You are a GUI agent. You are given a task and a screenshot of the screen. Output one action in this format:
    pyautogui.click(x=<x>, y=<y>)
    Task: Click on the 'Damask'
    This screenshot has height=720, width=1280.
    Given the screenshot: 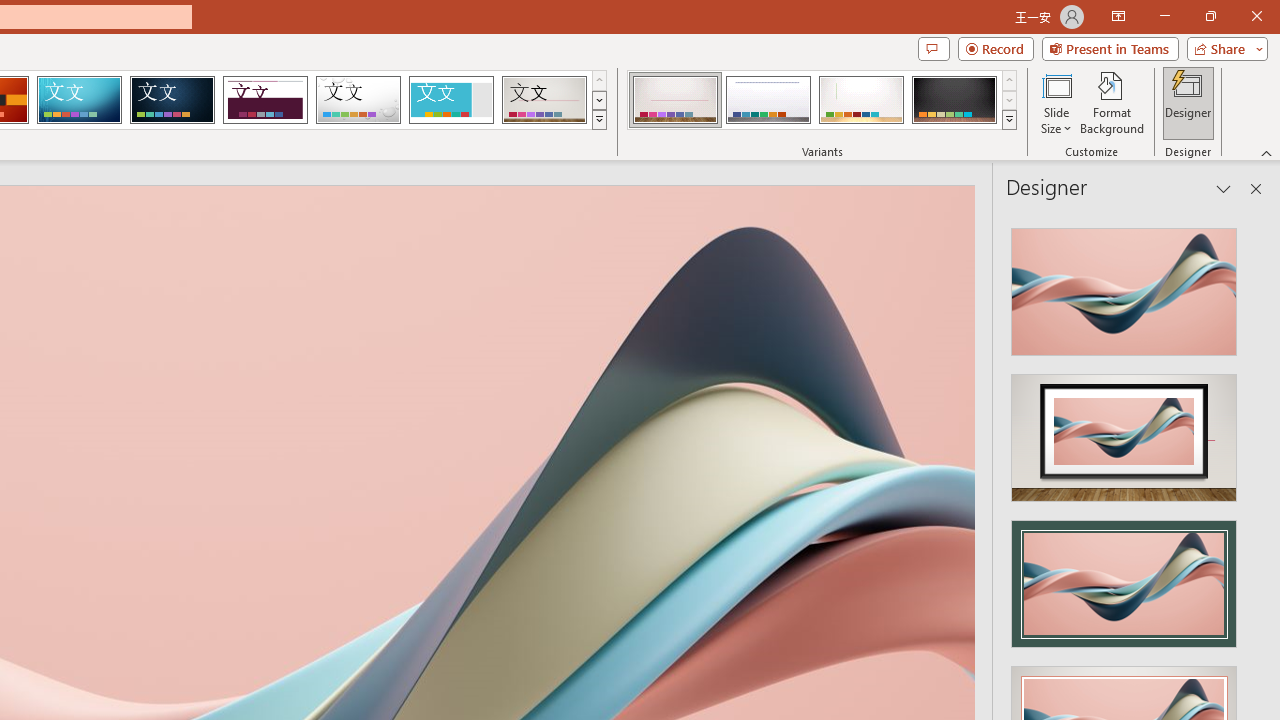 What is the action you would take?
    pyautogui.click(x=172, y=100)
    